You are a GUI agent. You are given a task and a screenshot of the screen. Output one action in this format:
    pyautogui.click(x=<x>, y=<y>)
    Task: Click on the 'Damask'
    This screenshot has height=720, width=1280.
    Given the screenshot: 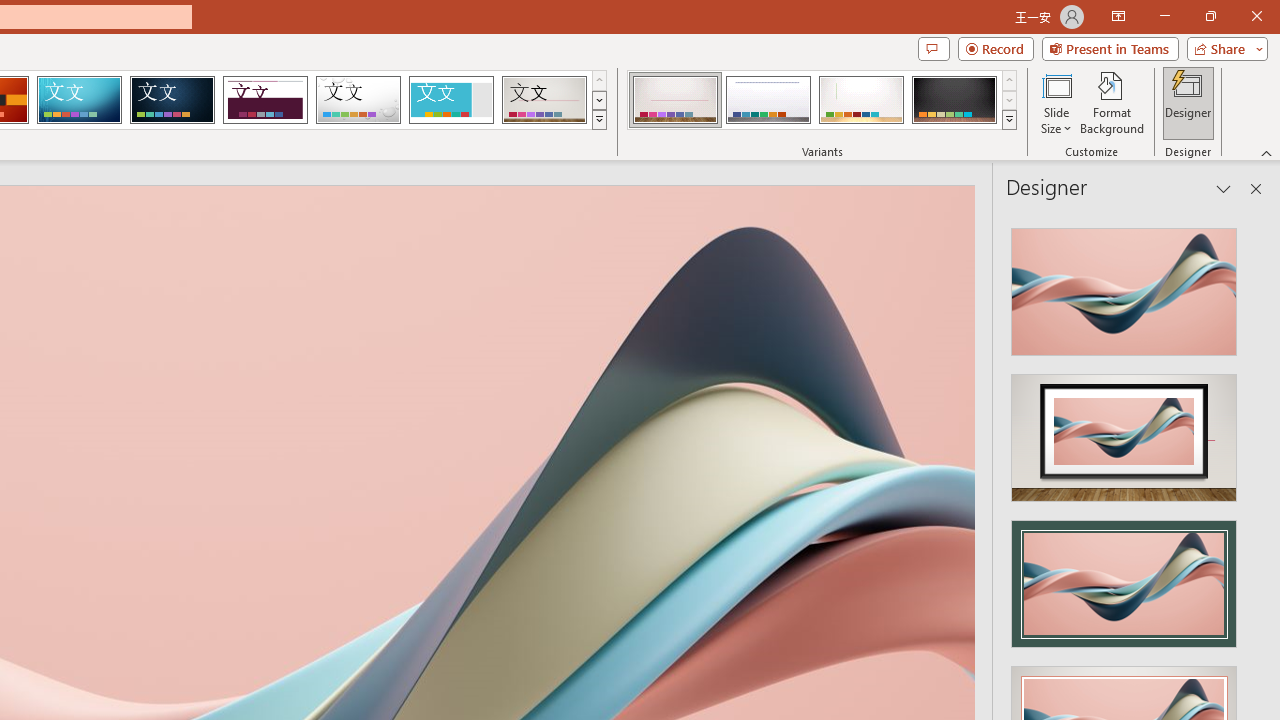 What is the action you would take?
    pyautogui.click(x=172, y=100)
    